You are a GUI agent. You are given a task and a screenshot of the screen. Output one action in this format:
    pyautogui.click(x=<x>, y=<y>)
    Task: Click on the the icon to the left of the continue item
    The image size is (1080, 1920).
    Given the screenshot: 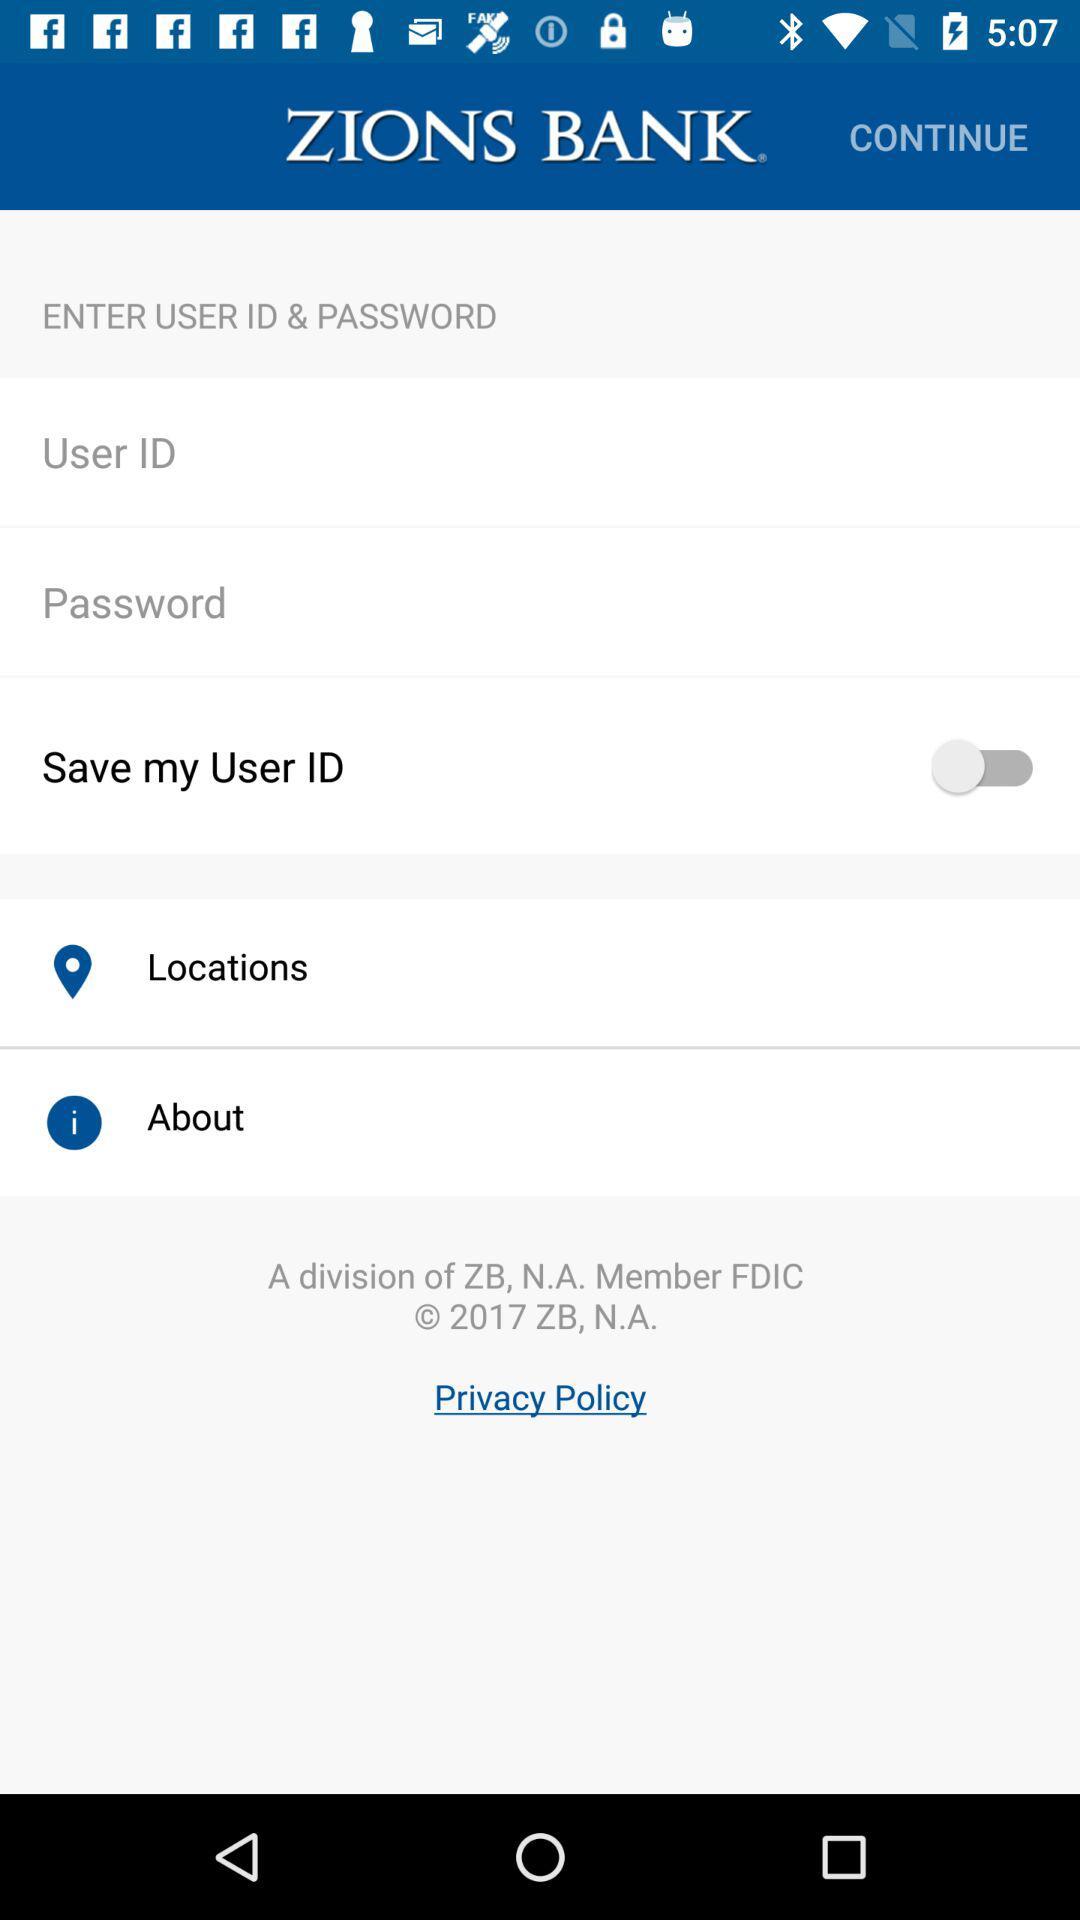 What is the action you would take?
    pyautogui.click(x=525, y=135)
    